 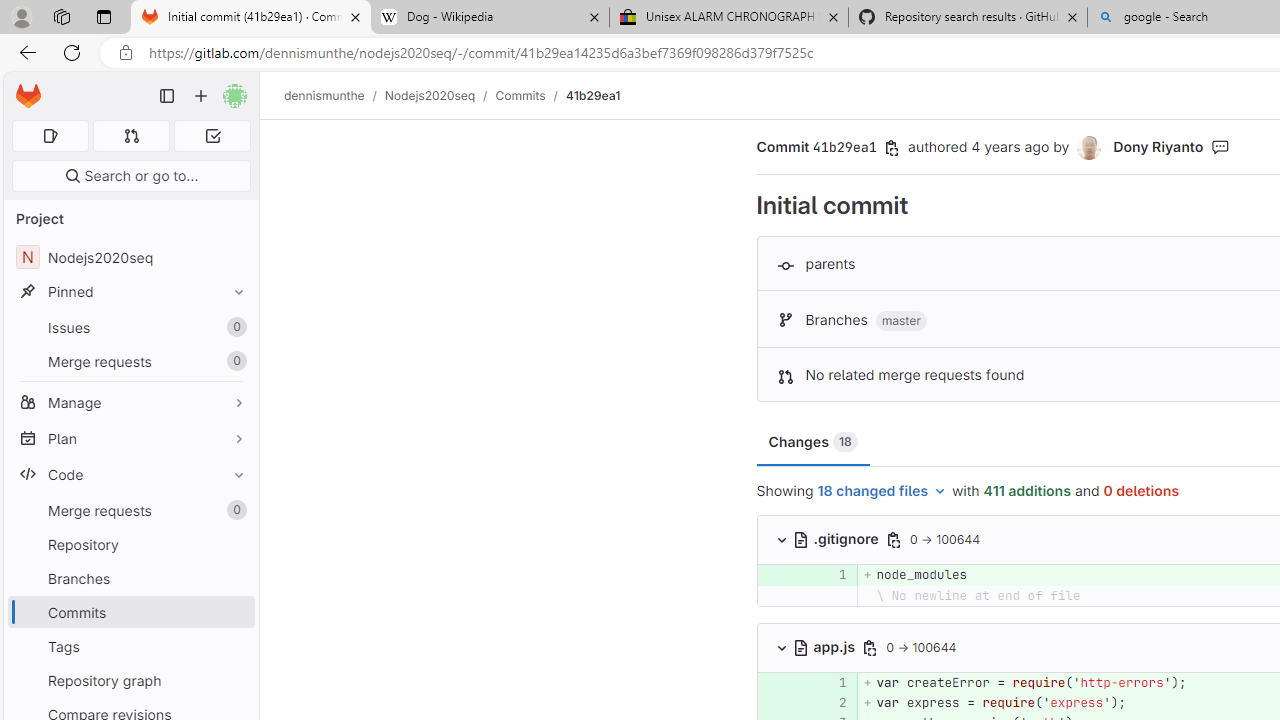 What do you see at coordinates (130, 474) in the screenshot?
I see `'Code'` at bounding box center [130, 474].